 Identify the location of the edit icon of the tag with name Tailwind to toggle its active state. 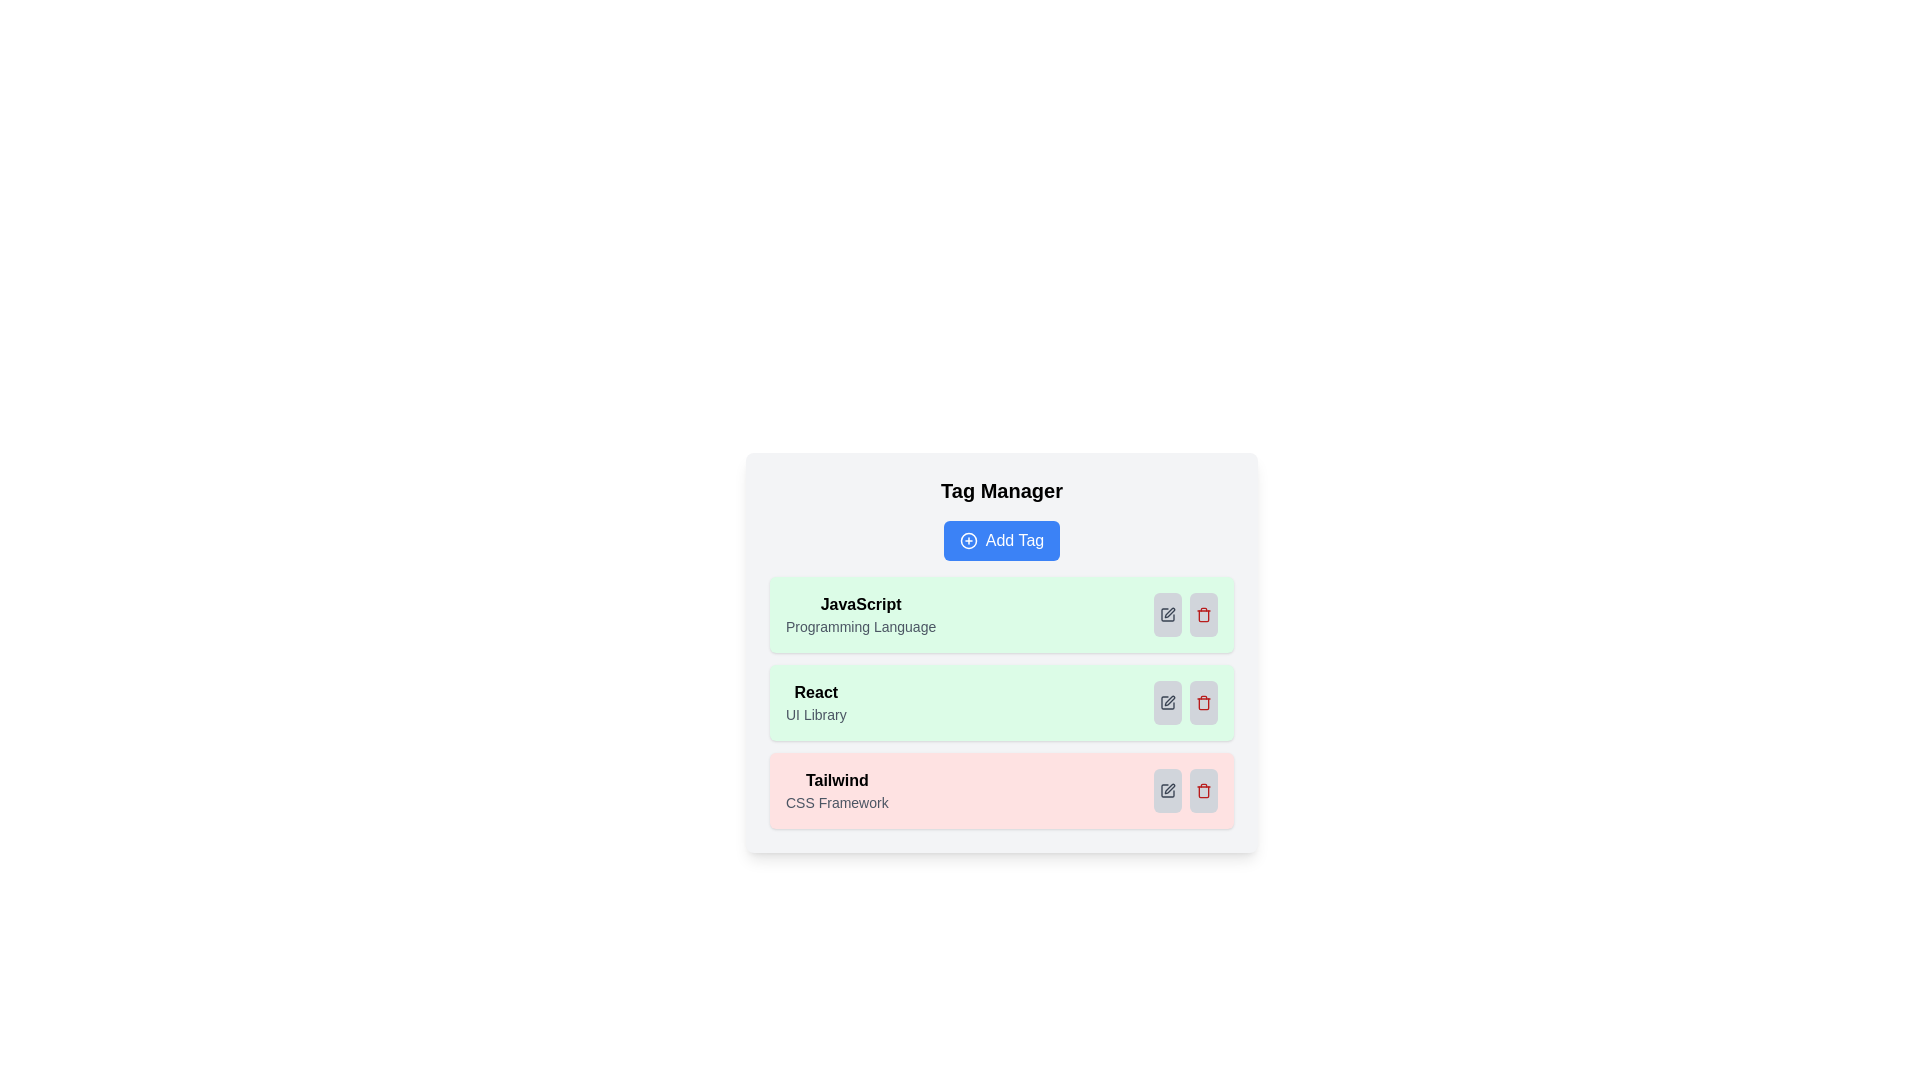
(1167, 789).